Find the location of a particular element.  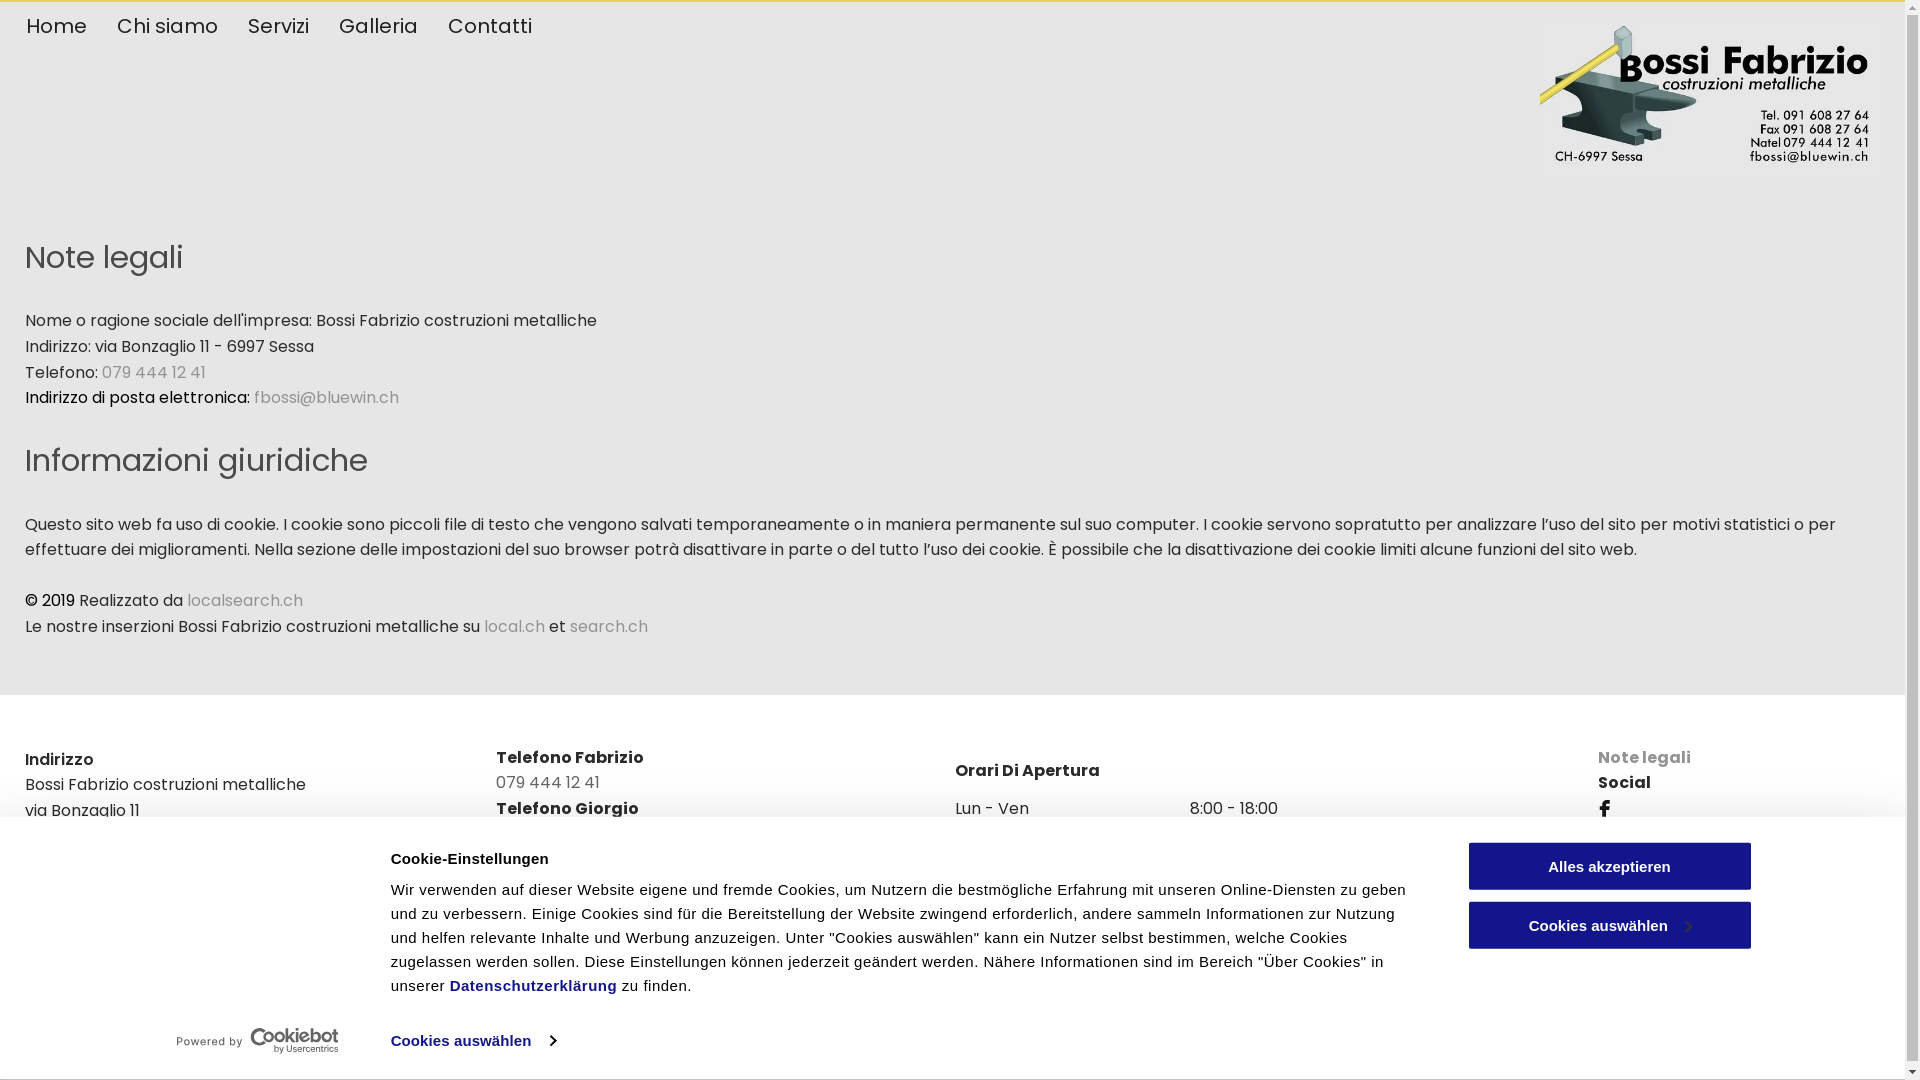

'Servizi' is located at coordinates (277, 24).